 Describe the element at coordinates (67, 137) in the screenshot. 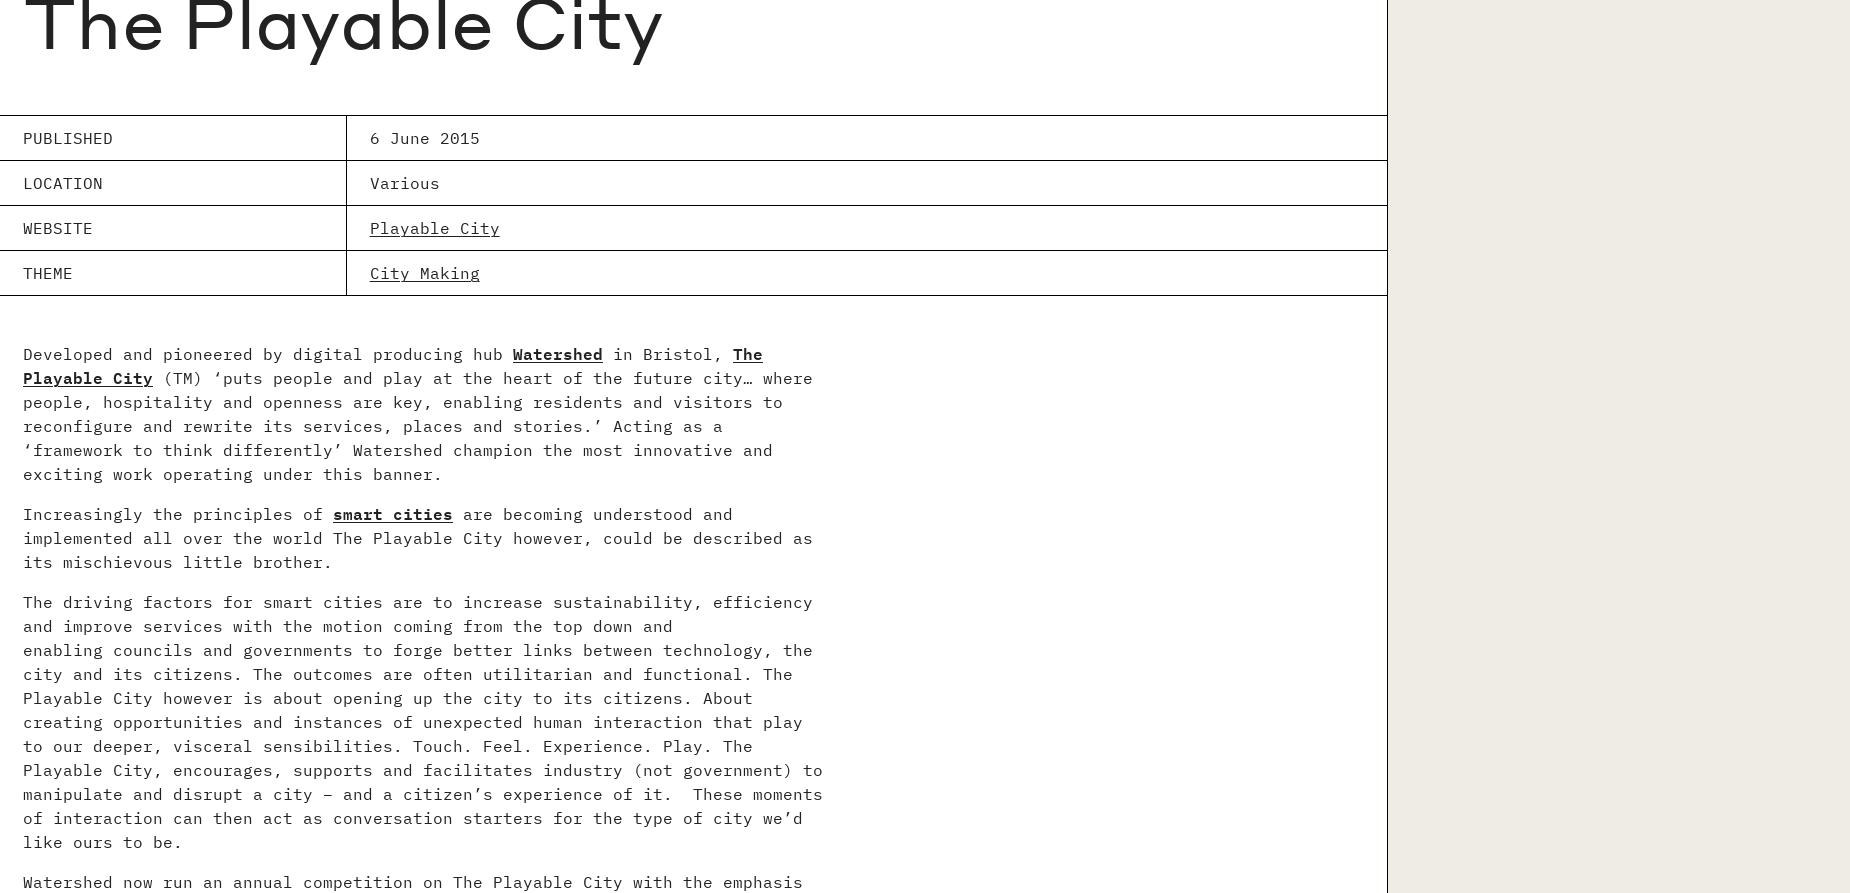

I see `'Published'` at that location.